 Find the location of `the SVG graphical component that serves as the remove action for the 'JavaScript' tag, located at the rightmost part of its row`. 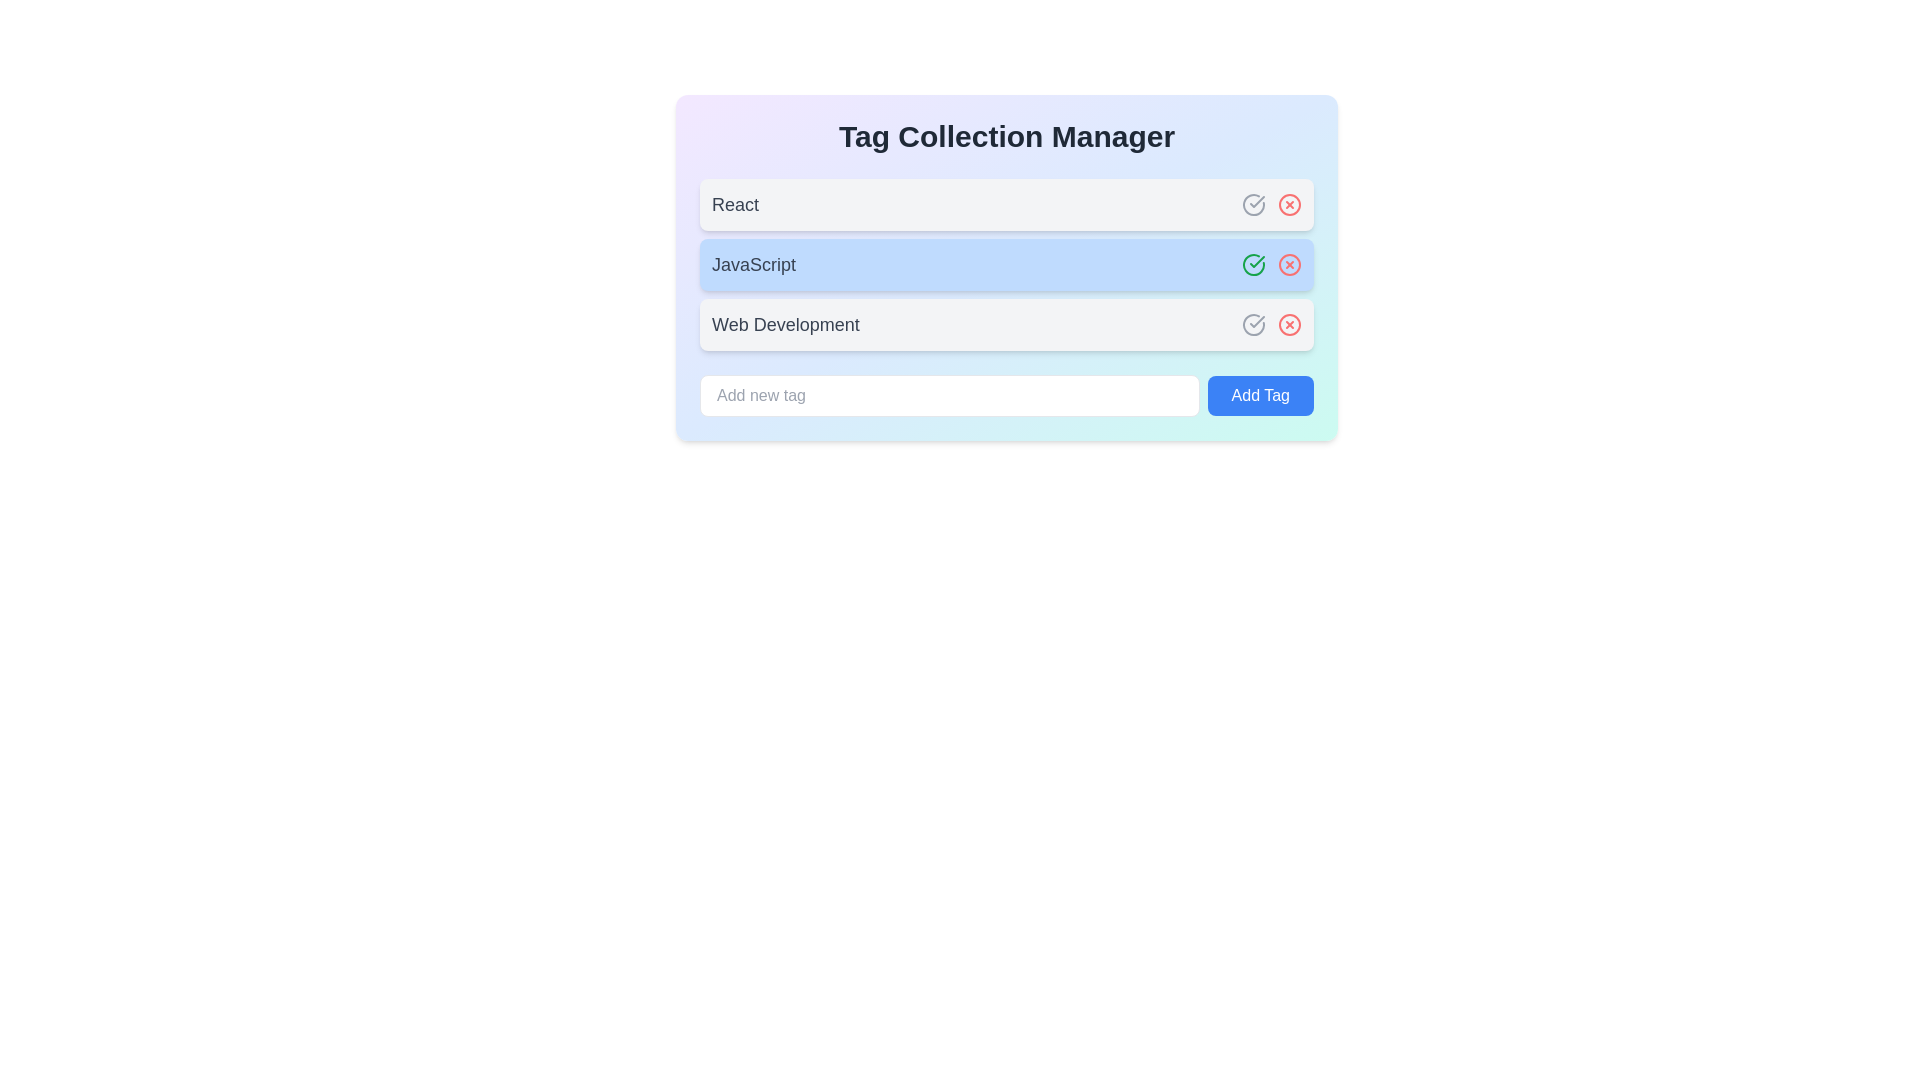

the SVG graphical component that serves as the remove action for the 'JavaScript' tag, located at the rightmost part of its row is located at coordinates (1290, 264).